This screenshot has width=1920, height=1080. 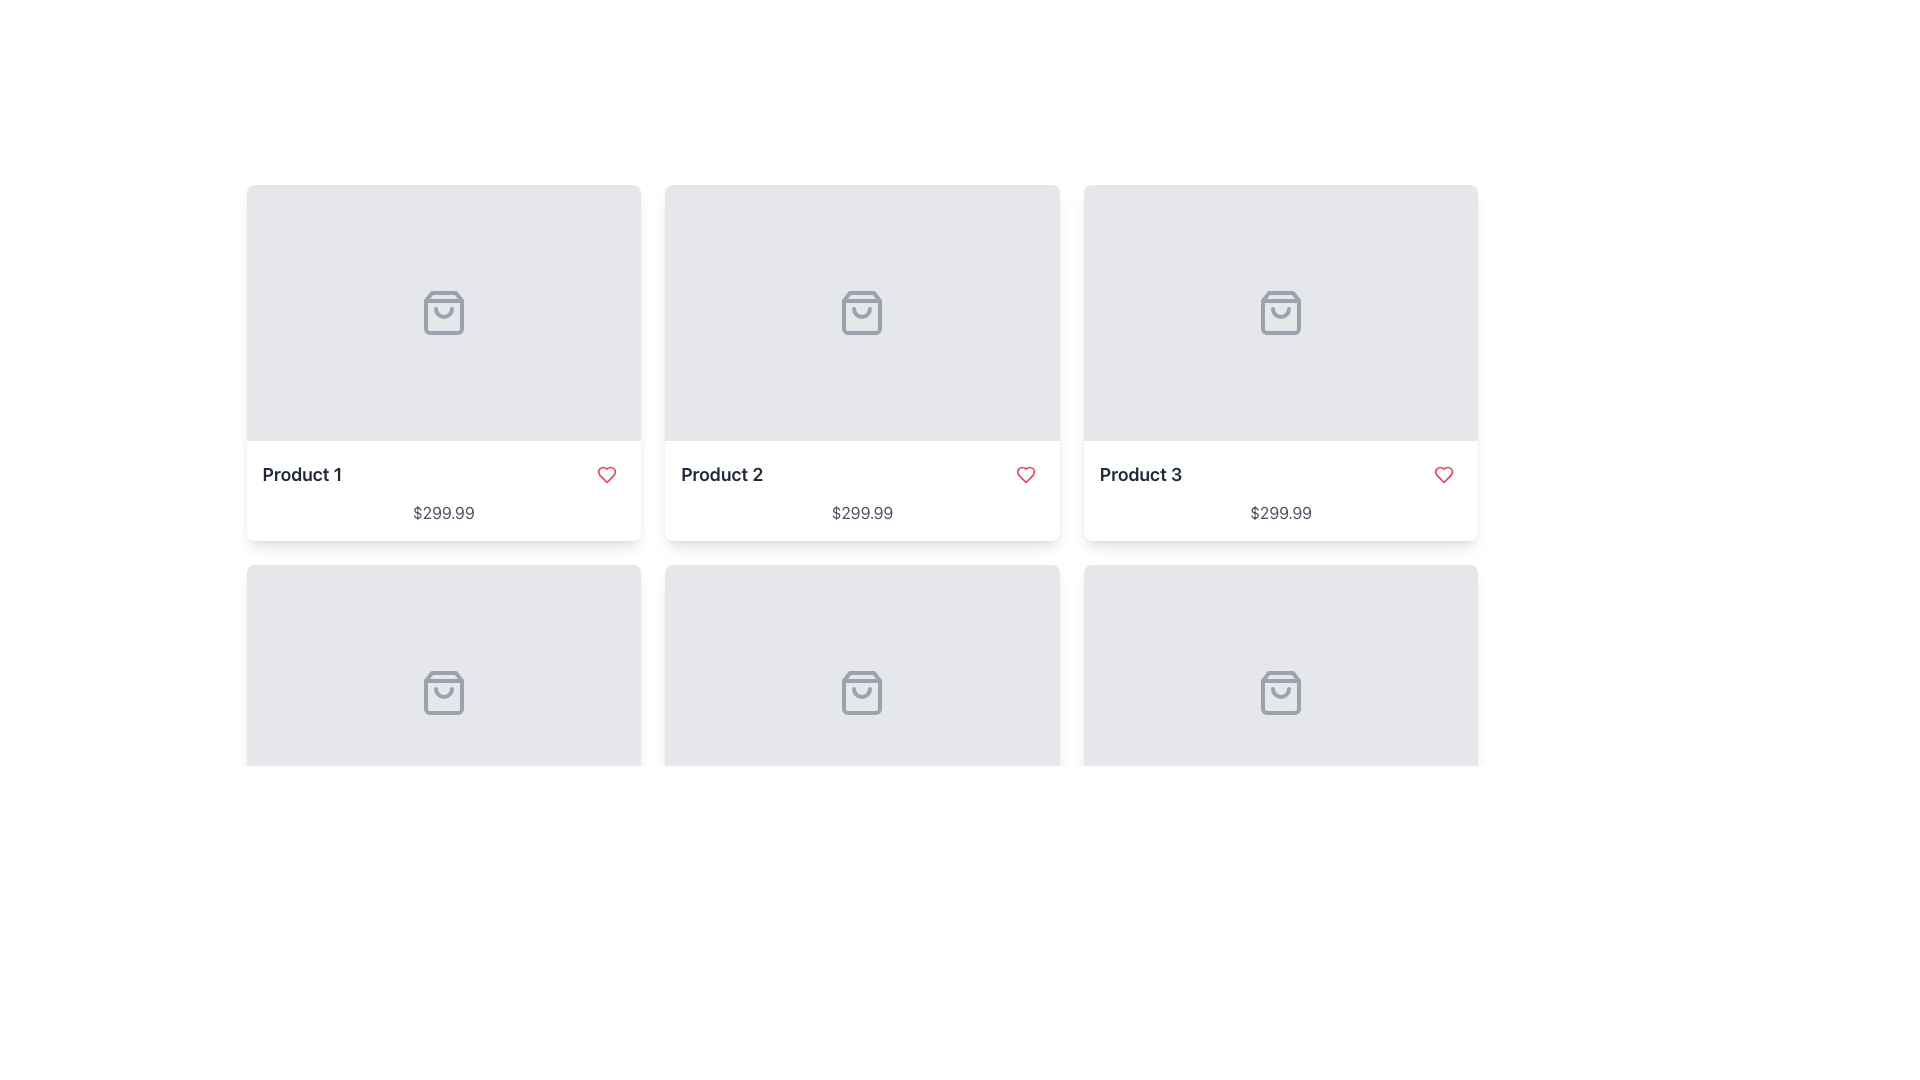 What do you see at coordinates (1281, 692) in the screenshot?
I see `the shopping-related icon located in the second row and third column of the product card grid` at bounding box center [1281, 692].